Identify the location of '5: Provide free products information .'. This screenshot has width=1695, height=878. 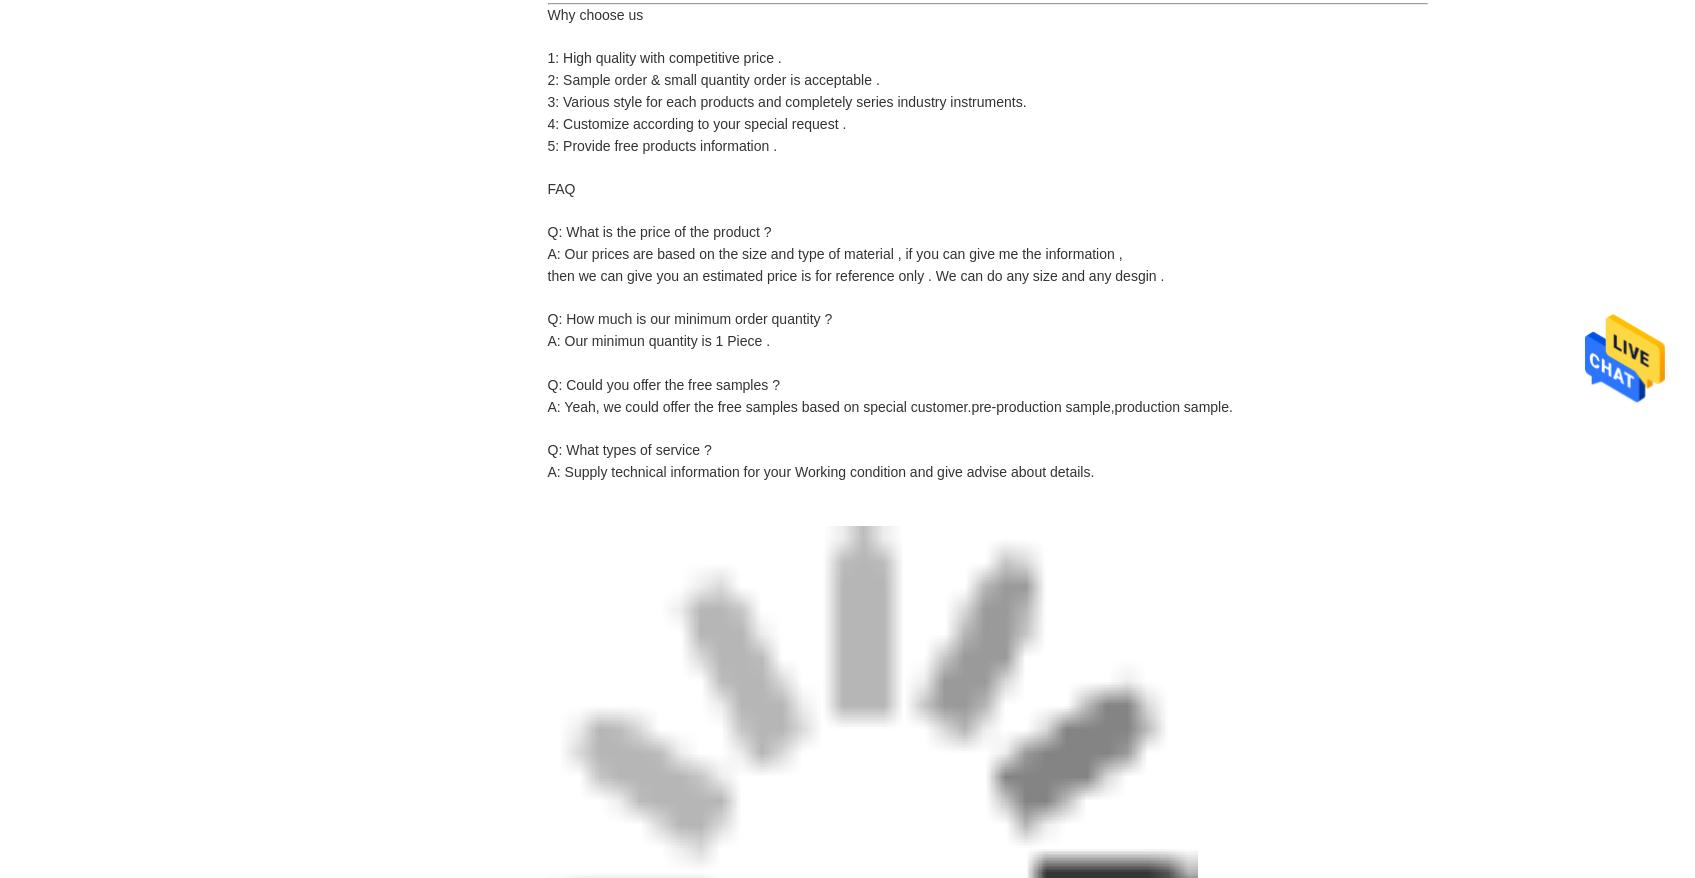
(662, 146).